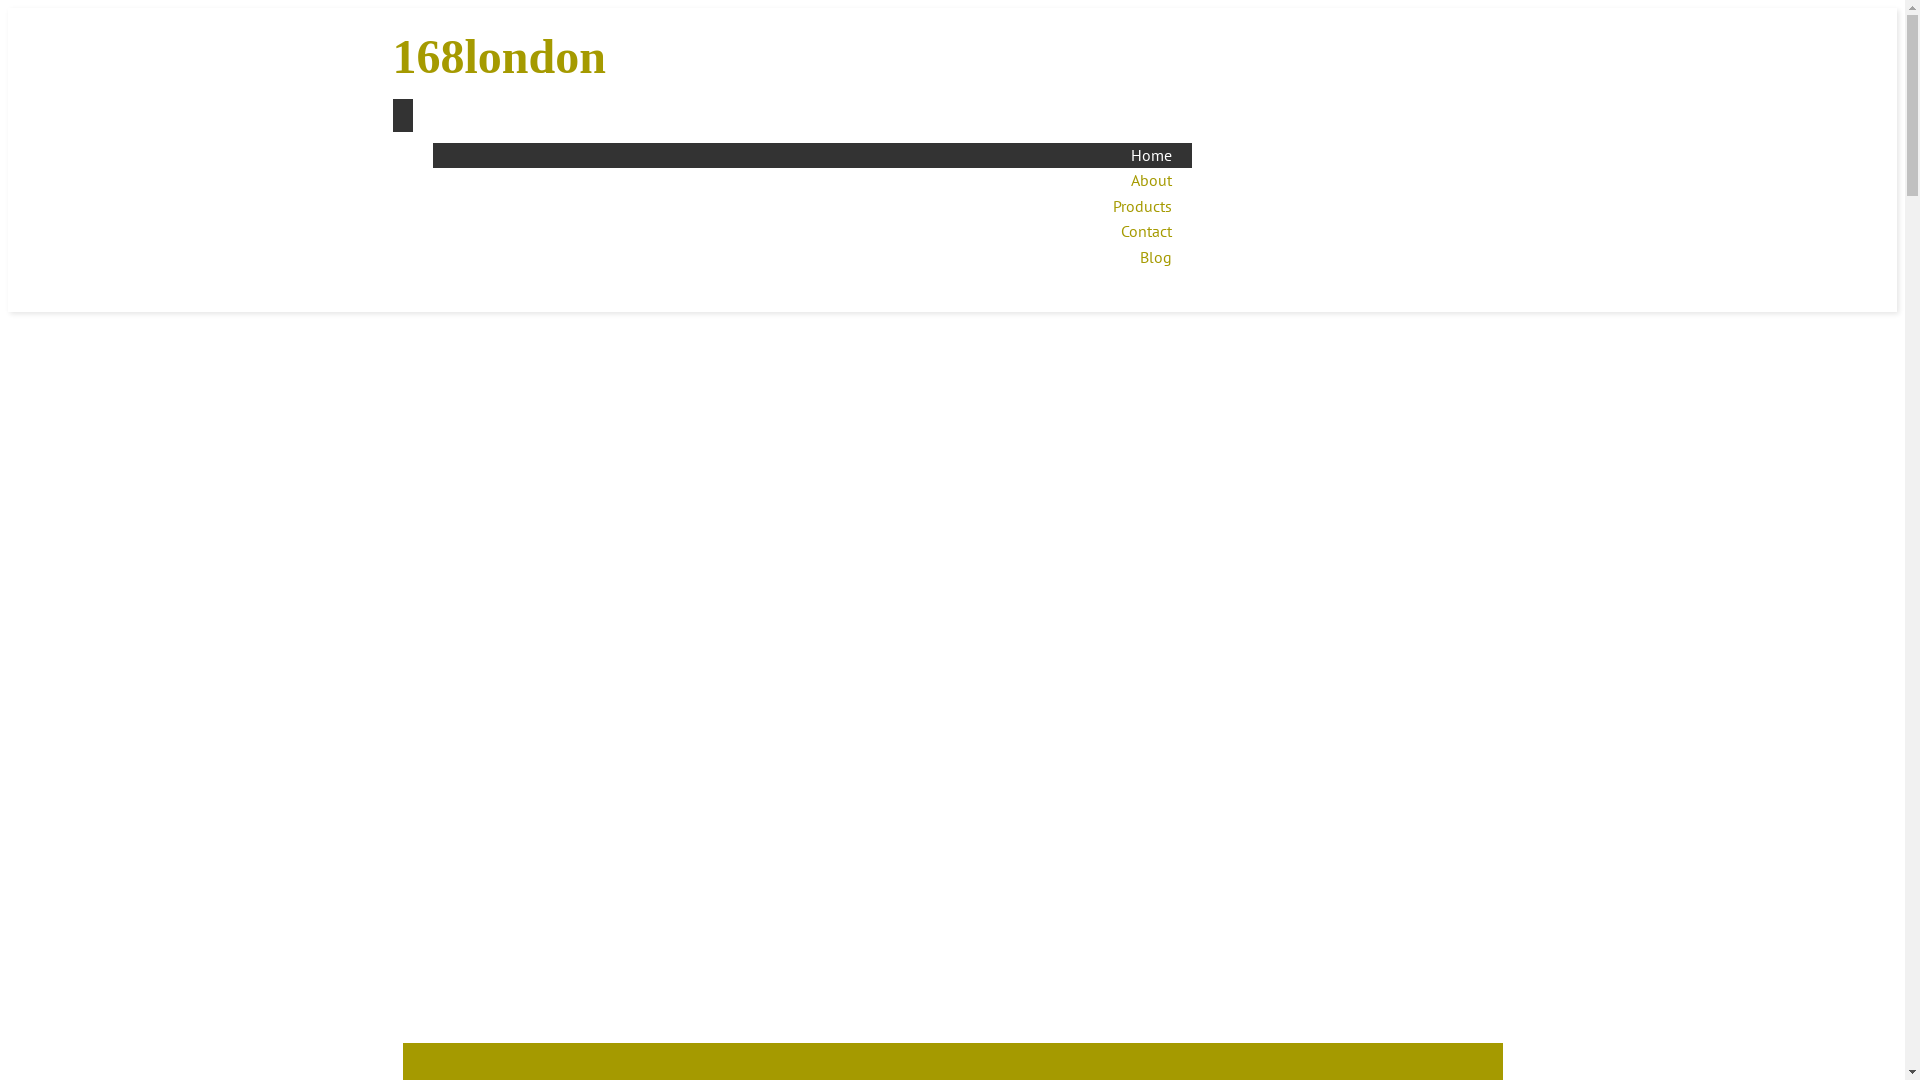  Describe the element at coordinates (557, 56) in the screenshot. I see `'168london'` at that location.